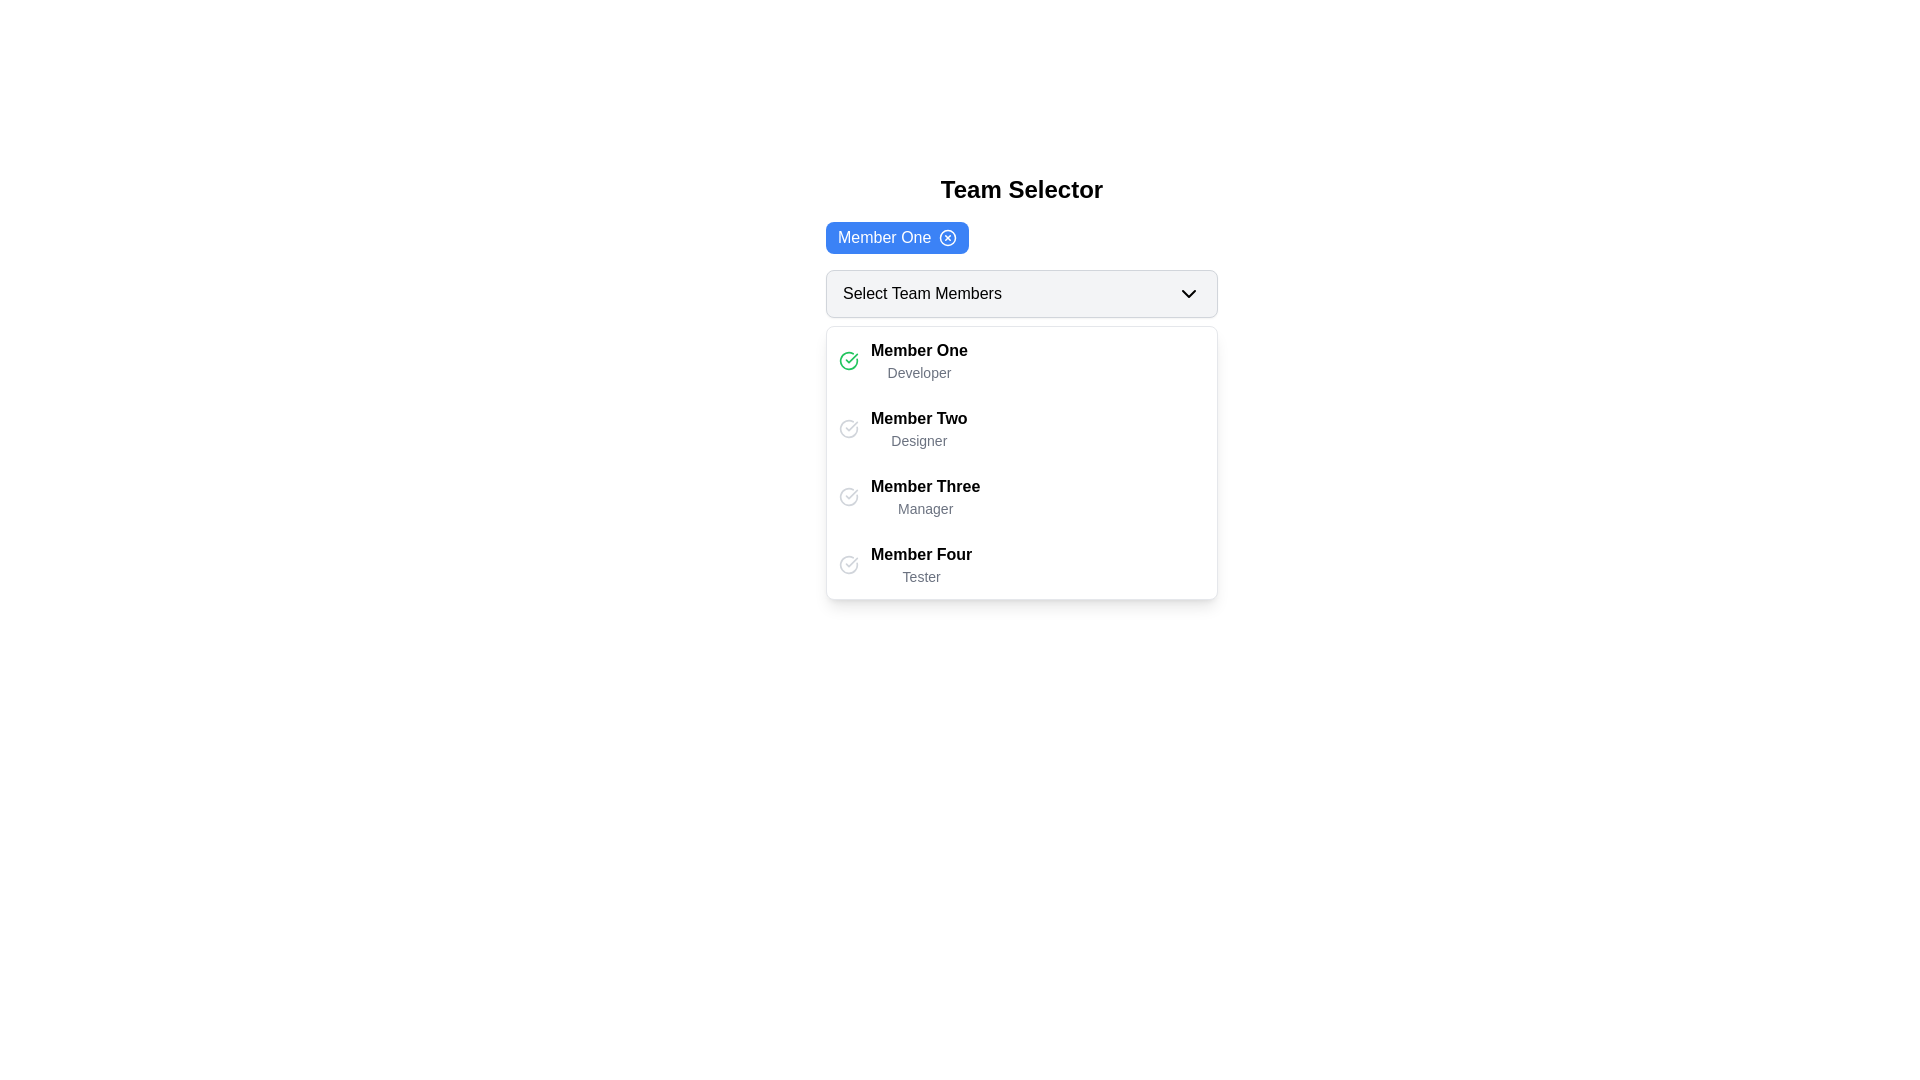 The height and width of the screenshot is (1080, 1920). What do you see at coordinates (1022, 293) in the screenshot?
I see `the dropdown menu that allows users to select from a list of team members, positioned below the 'Member One' badge and above the list of team members` at bounding box center [1022, 293].